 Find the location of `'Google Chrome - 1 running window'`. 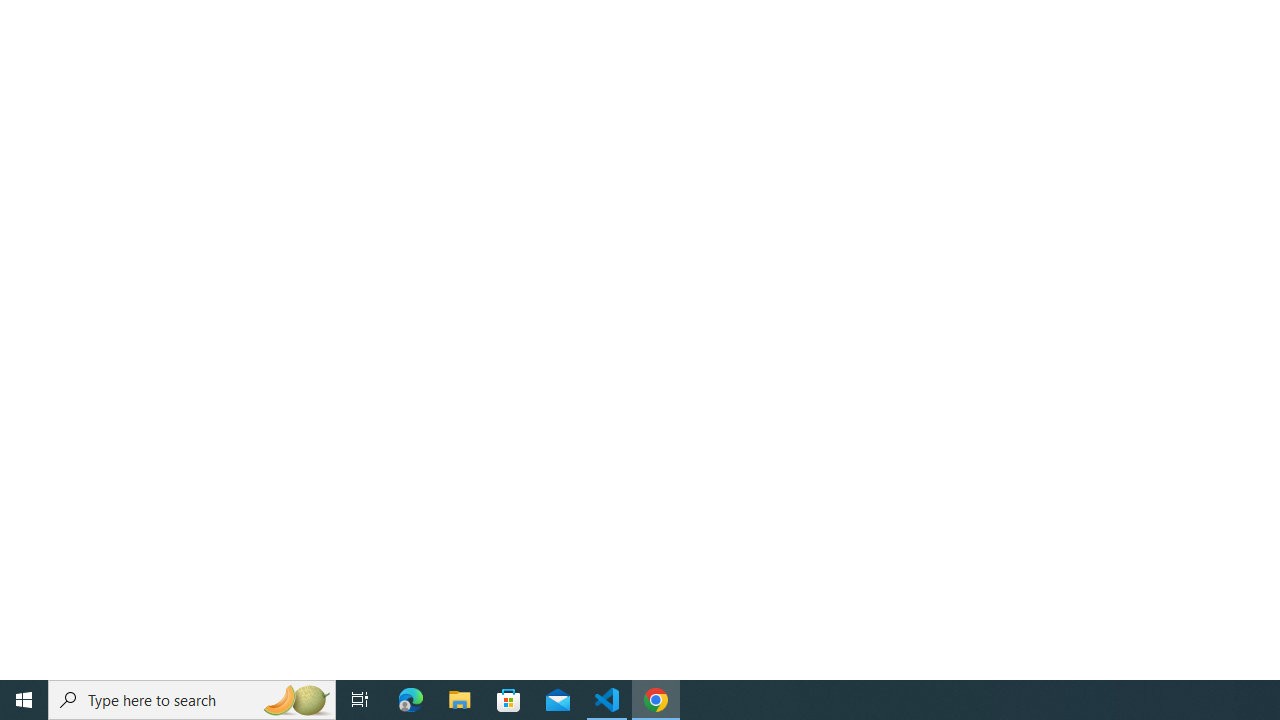

'Google Chrome - 1 running window' is located at coordinates (656, 698).